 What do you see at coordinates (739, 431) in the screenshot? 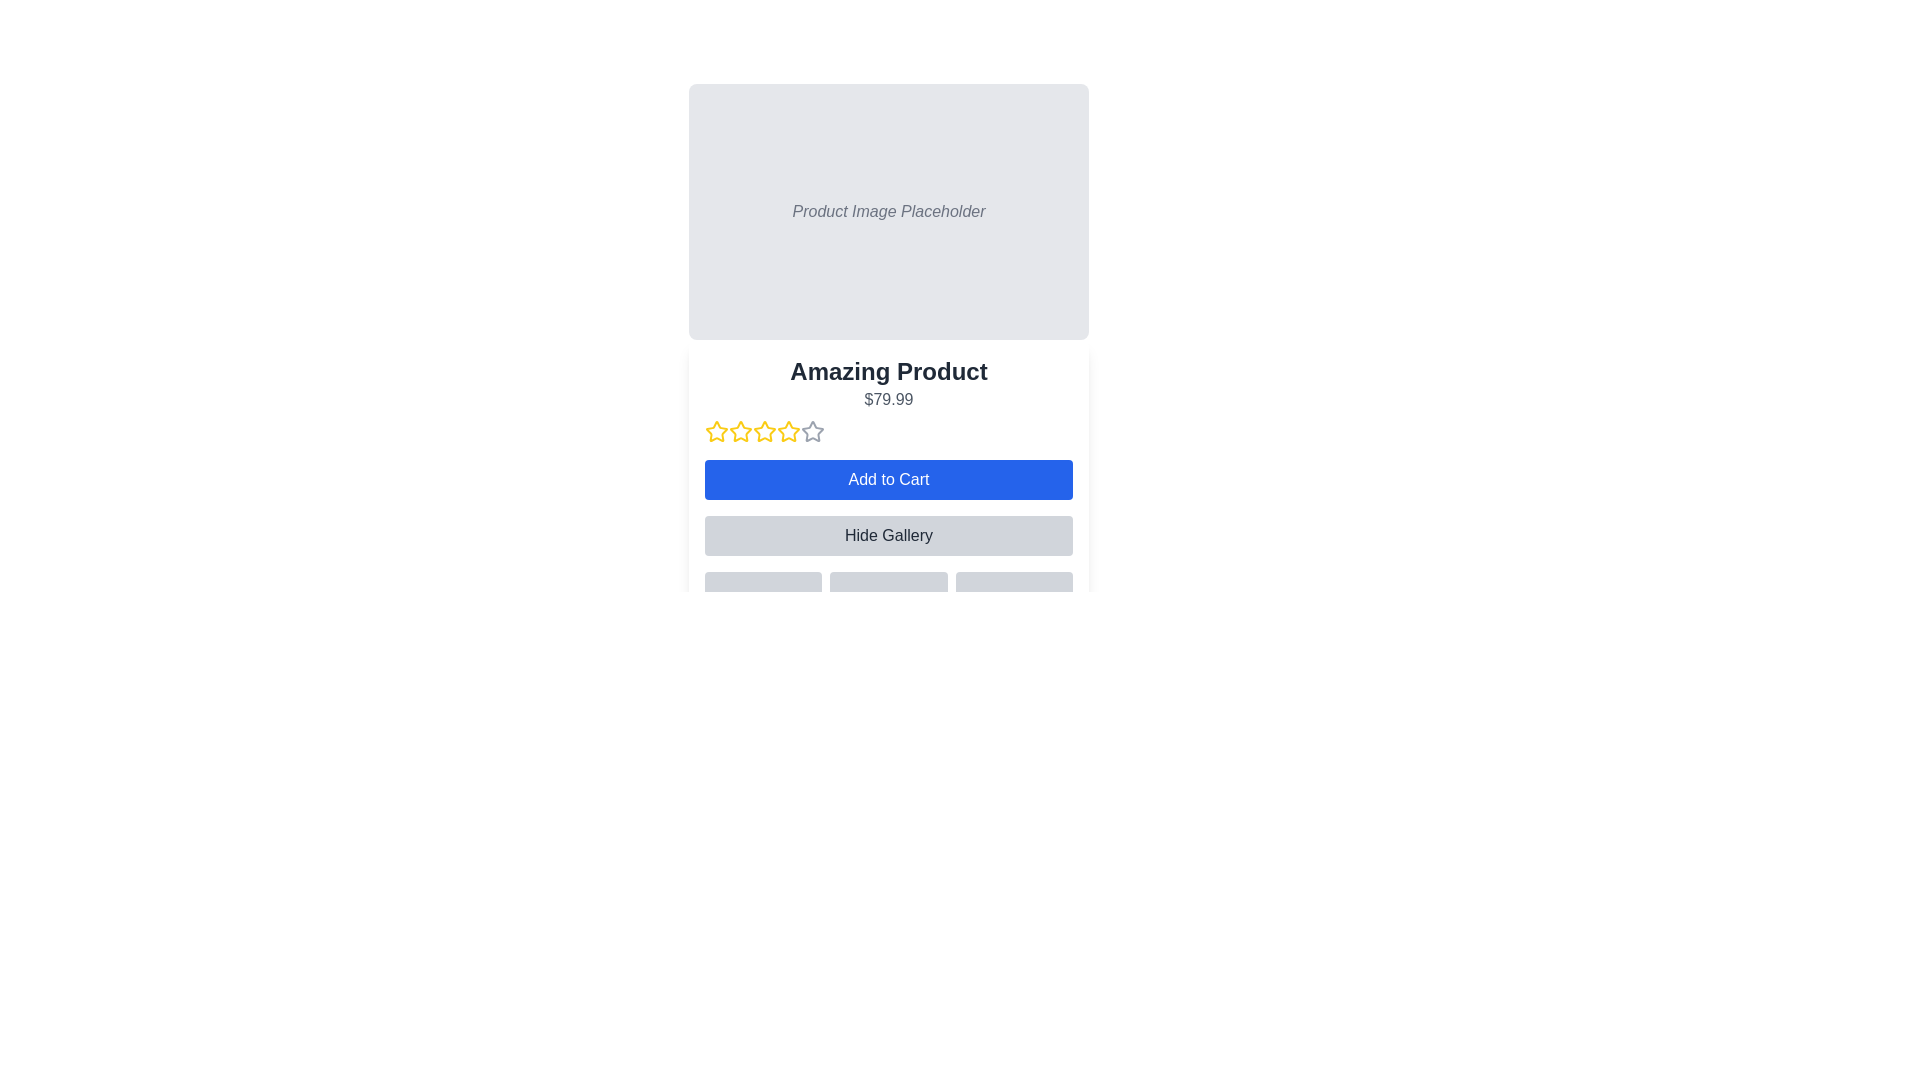
I see `the third star icon used for rating, which is aligned horizontally beneath the product title and price information` at bounding box center [739, 431].